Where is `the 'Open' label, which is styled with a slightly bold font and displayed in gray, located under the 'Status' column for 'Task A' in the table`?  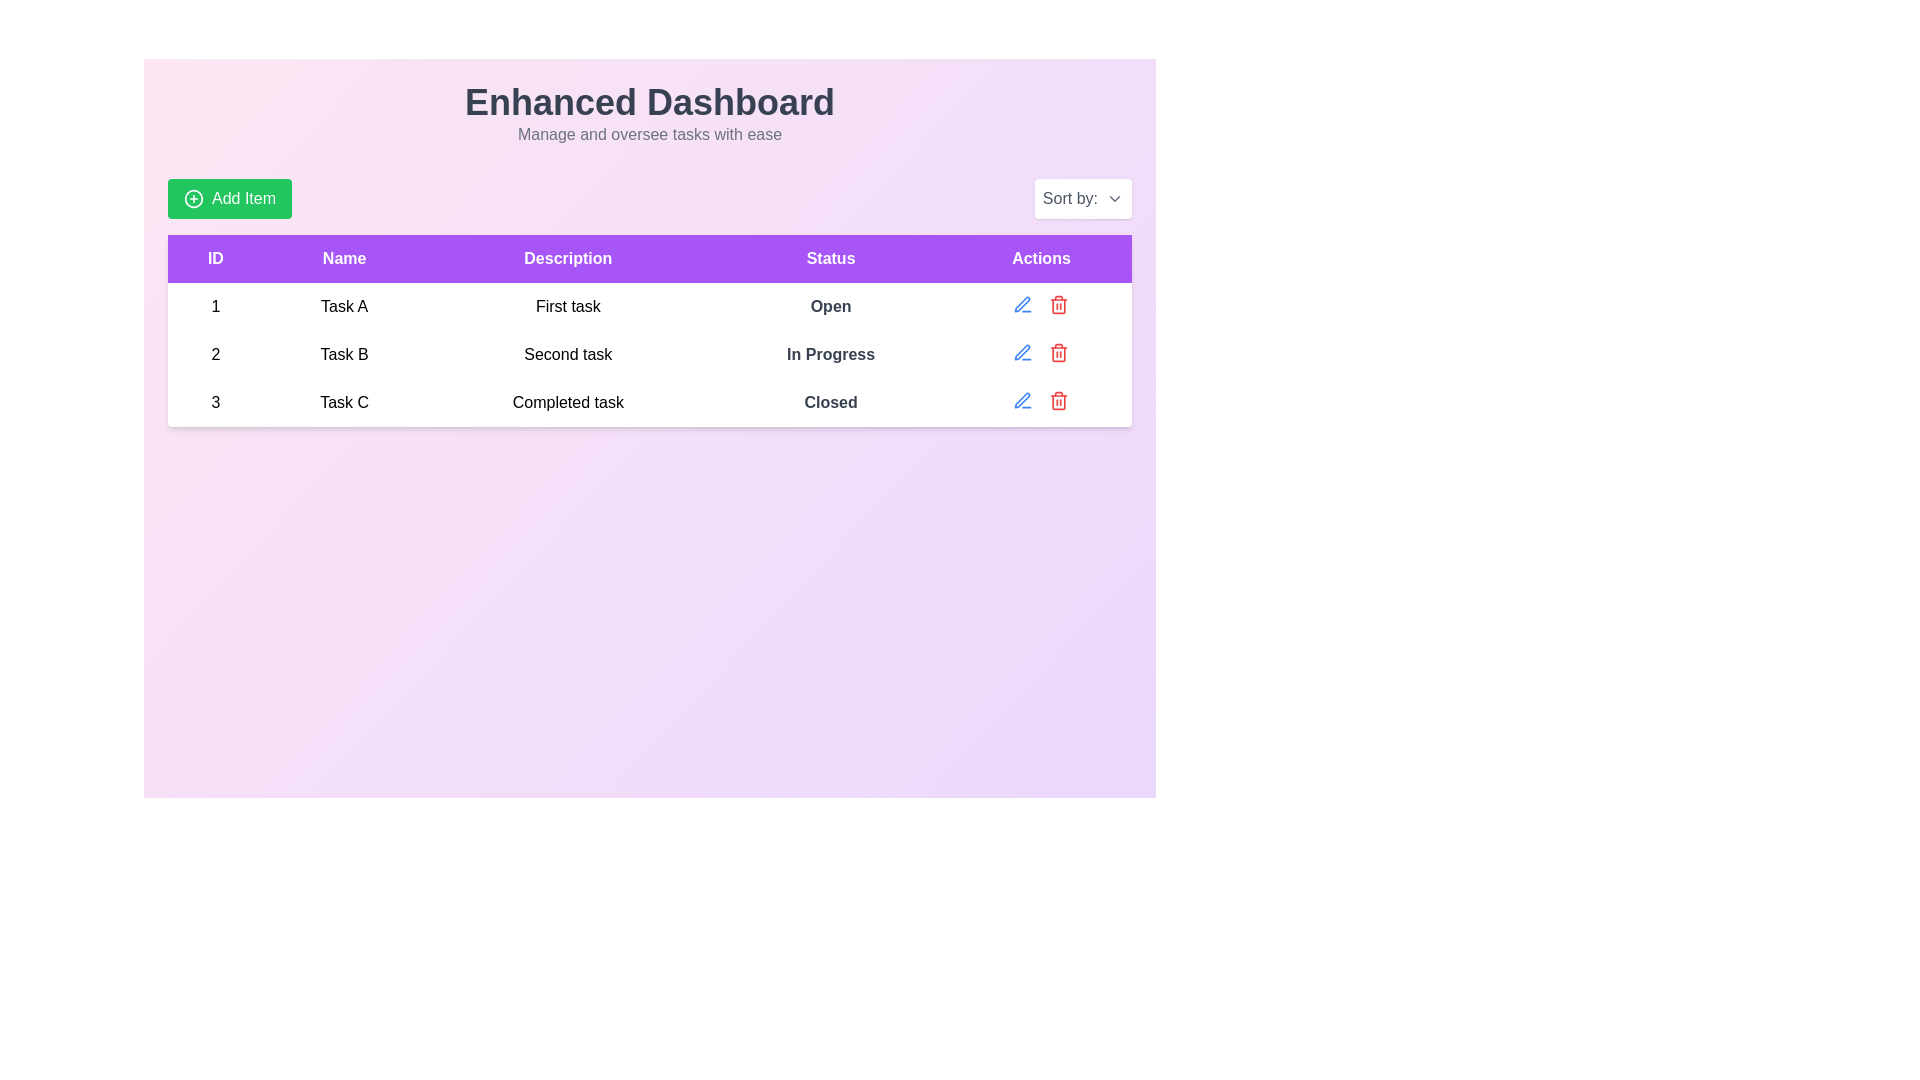
the 'Open' label, which is styled with a slightly bold font and displayed in gray, located under the 'Status' column for 'Task A' in the table is located at coordinates (831, 307).